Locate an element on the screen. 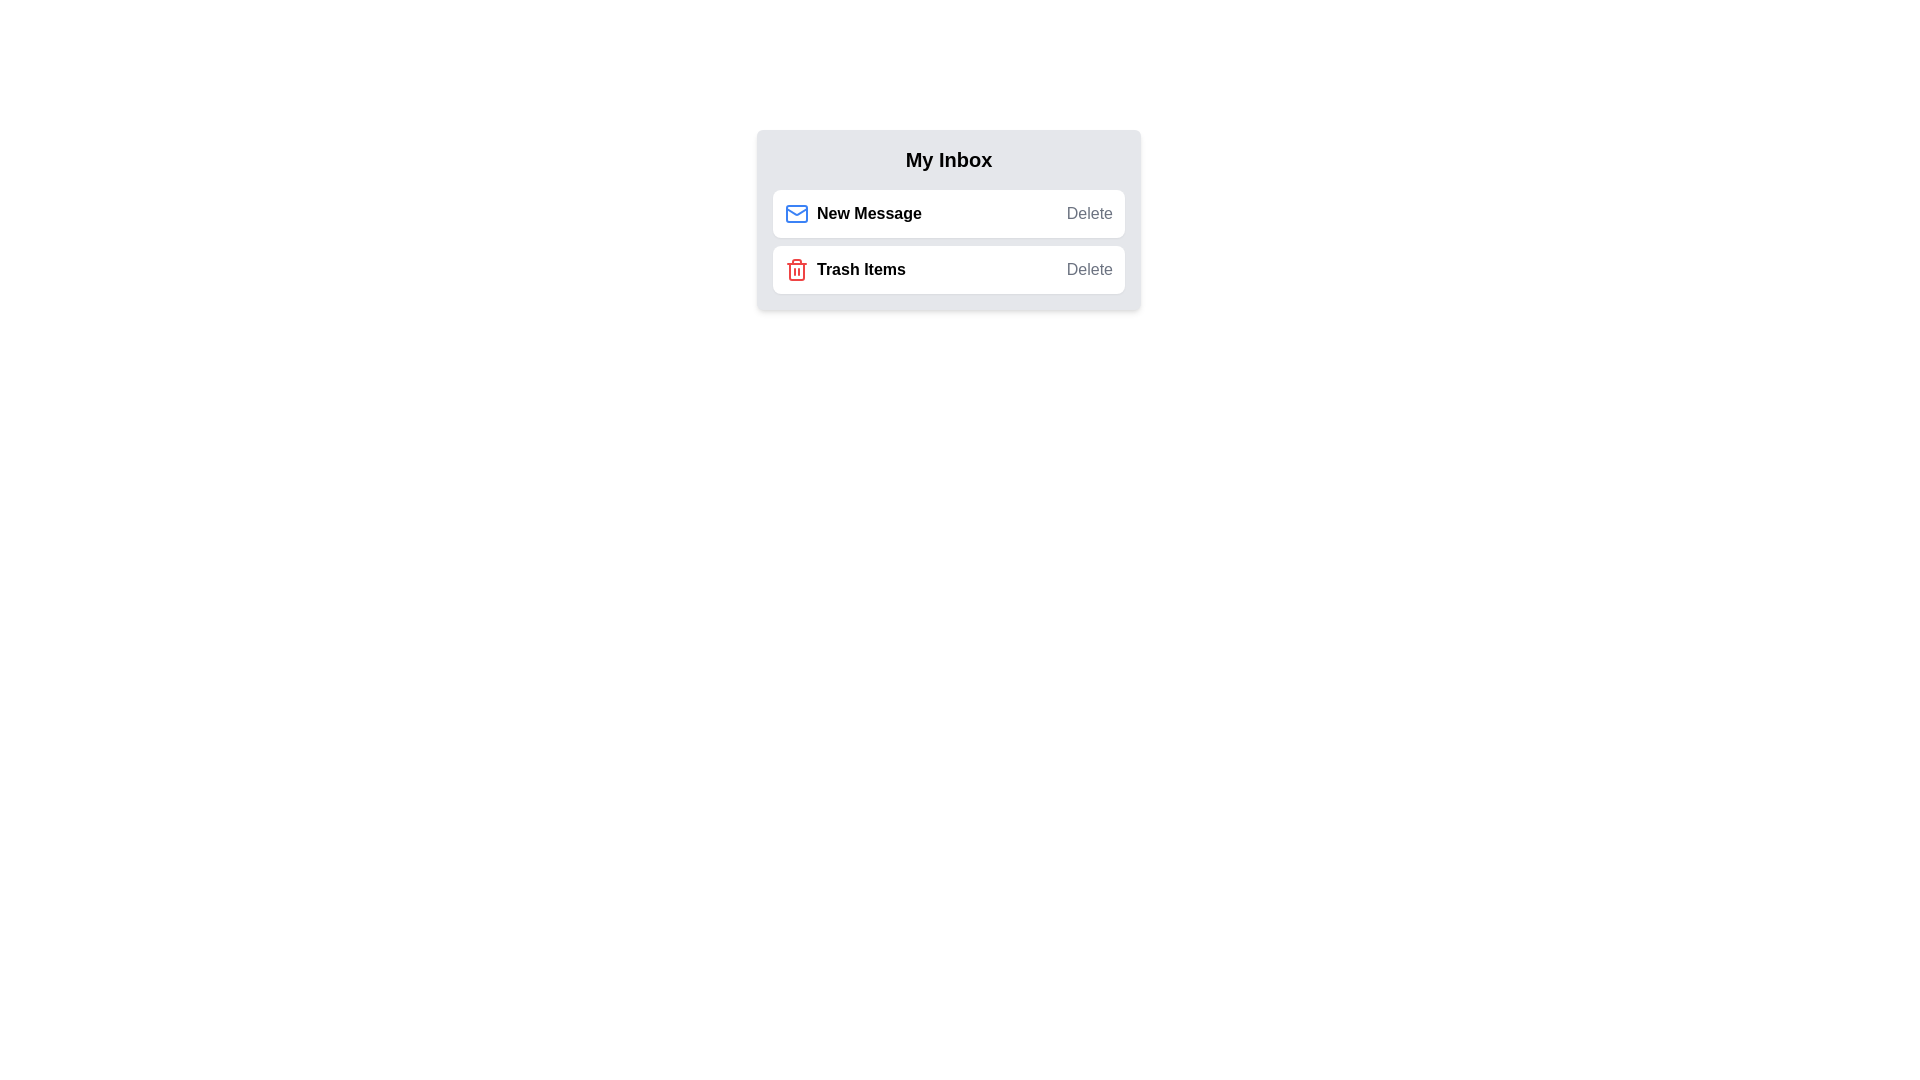 This screenshot has width=1920, height=1080. the text 'New Message' to select it is located at coordinates (853, 213).